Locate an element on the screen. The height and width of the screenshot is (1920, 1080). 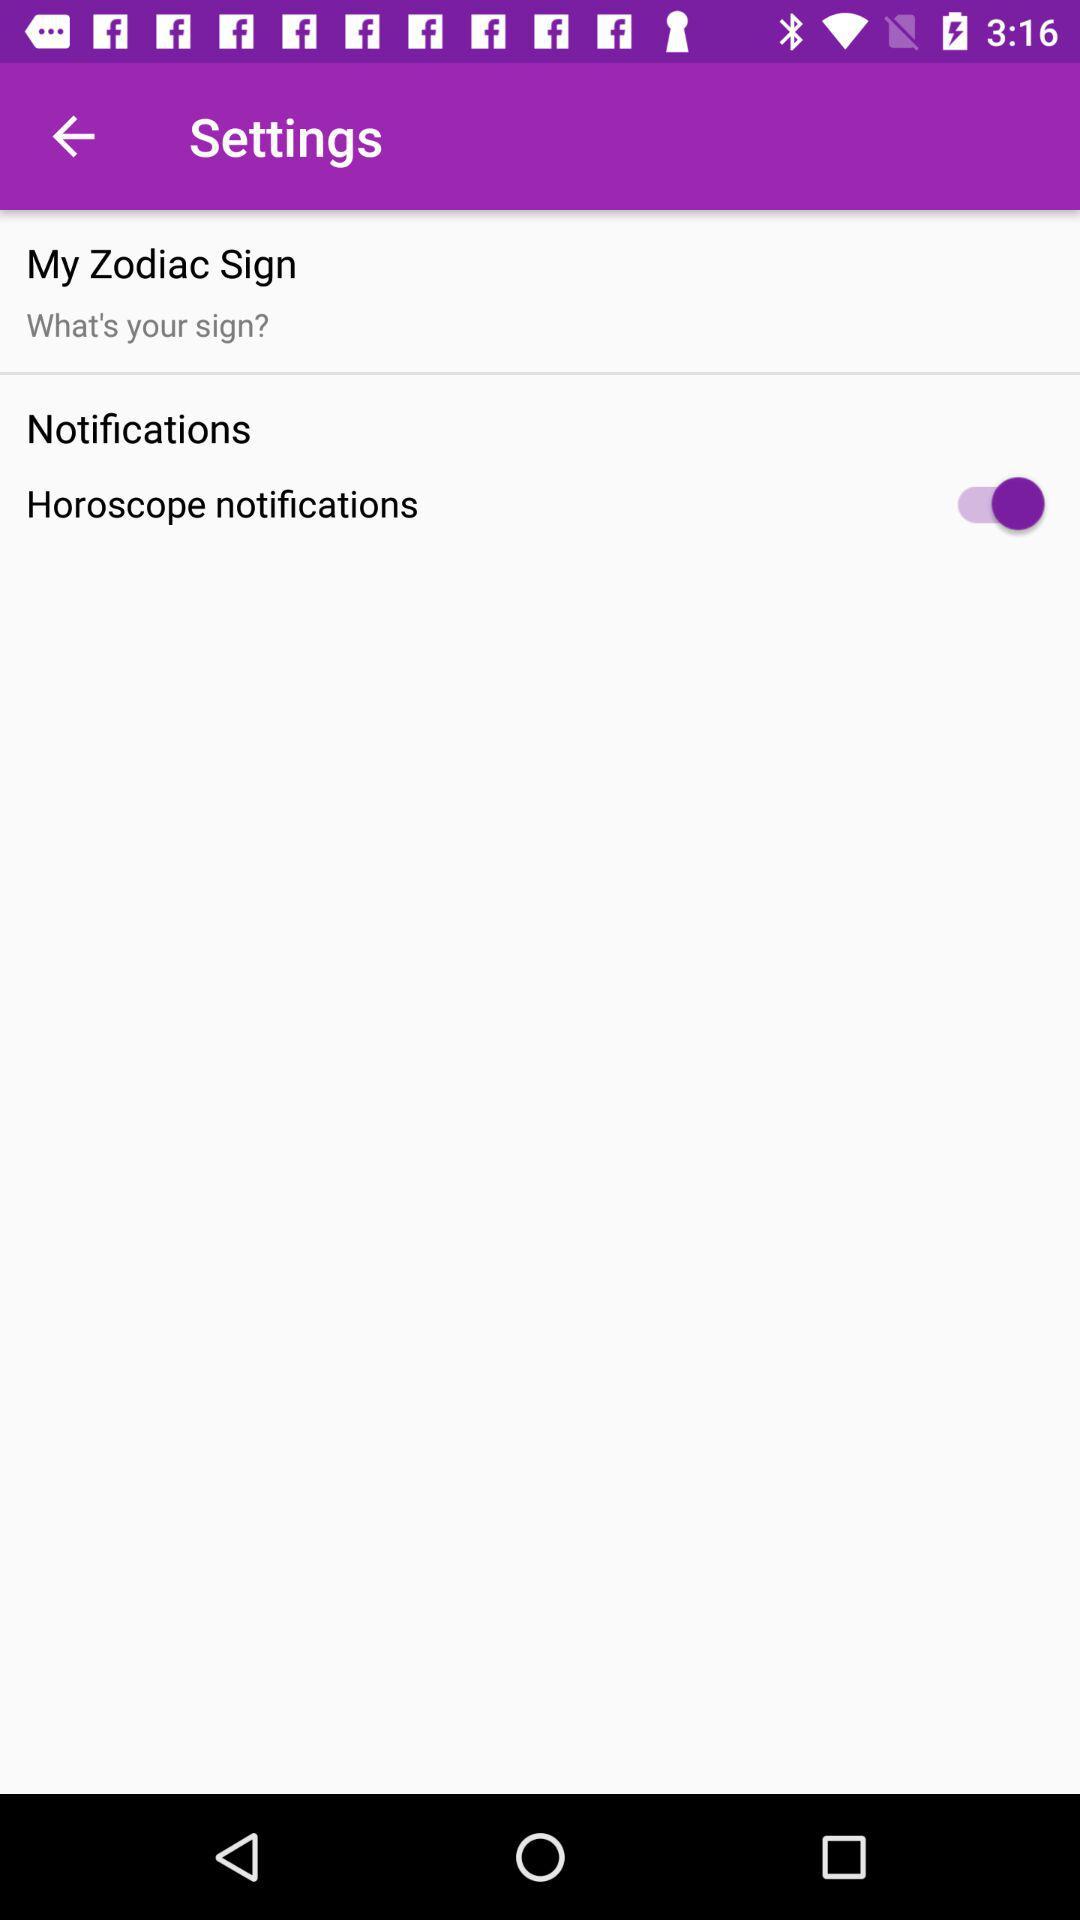
item below notifications item is located at coordinates (540, 503).